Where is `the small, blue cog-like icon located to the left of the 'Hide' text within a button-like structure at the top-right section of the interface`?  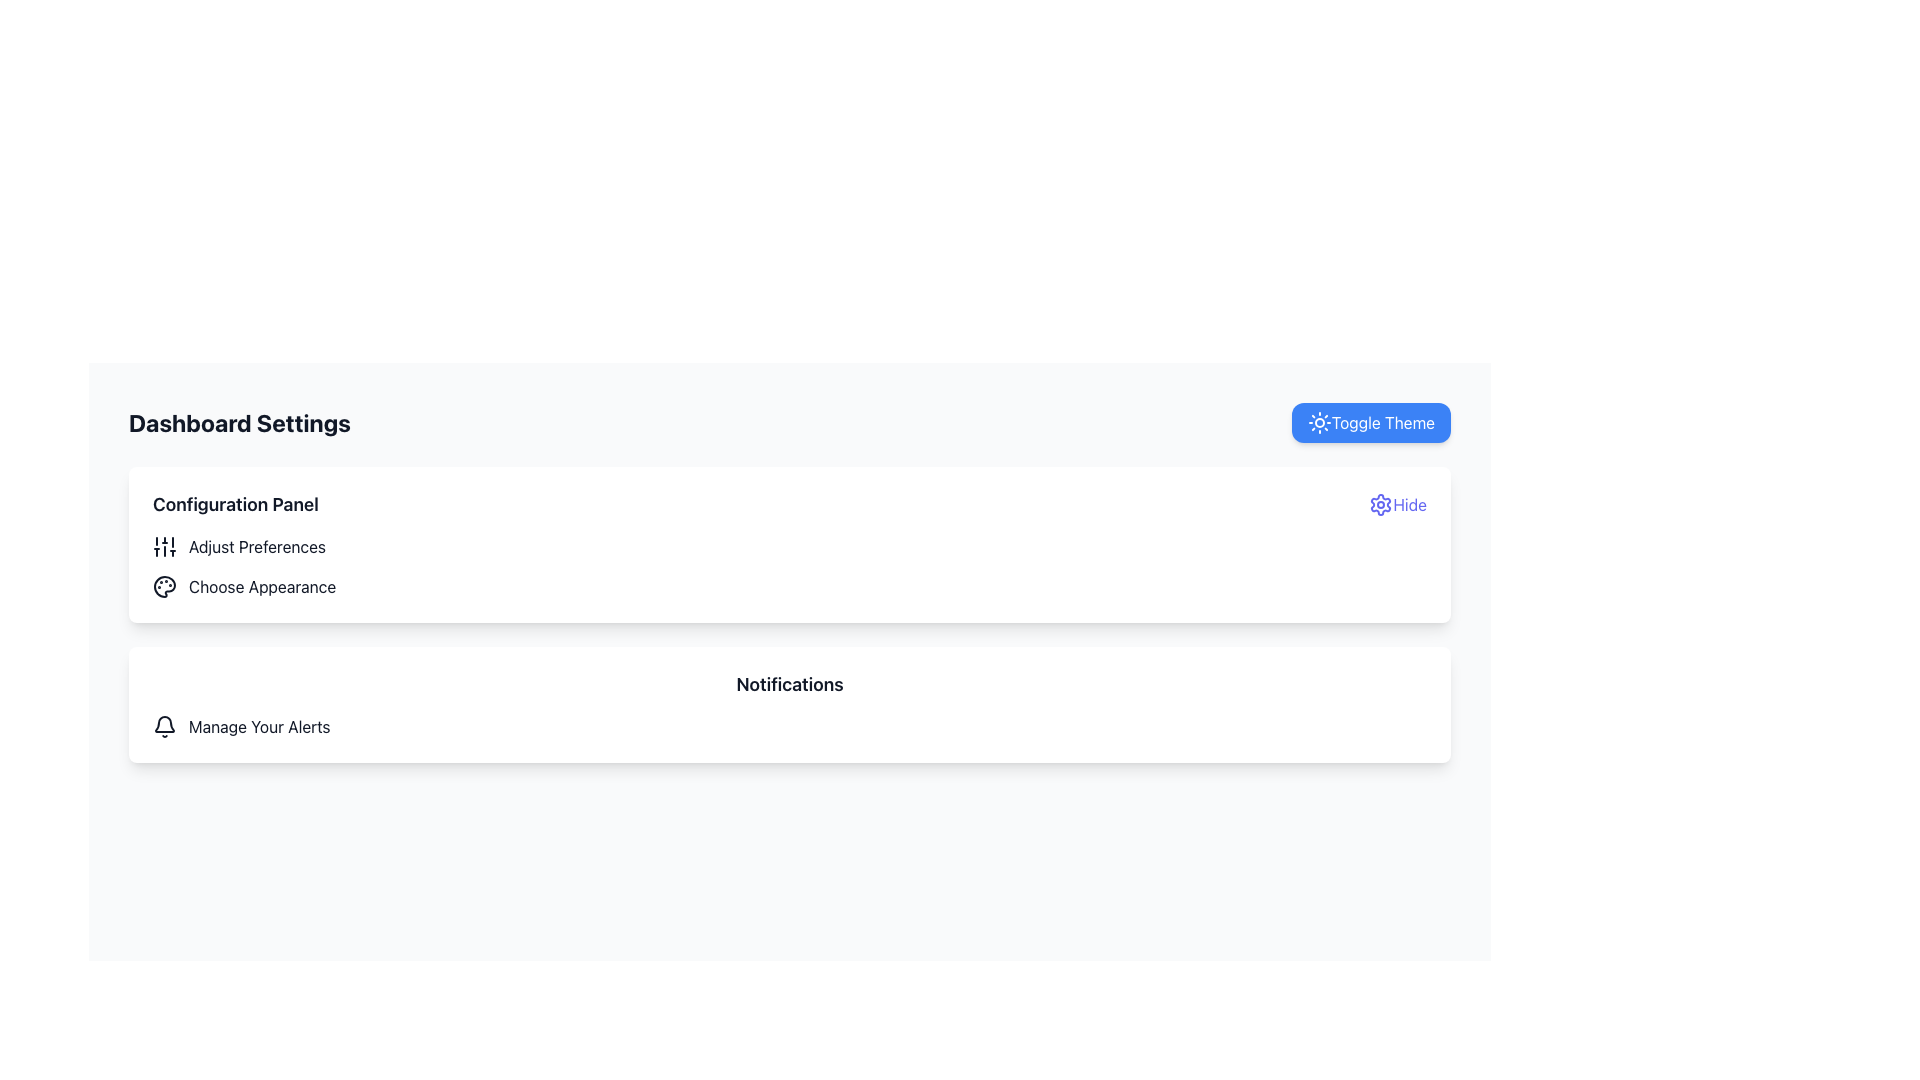
the small, blue cog-like icon located to the left of the 'Hide' text within a button-like structure at the top-right section of the interface is located at coordinates (1380, 504).